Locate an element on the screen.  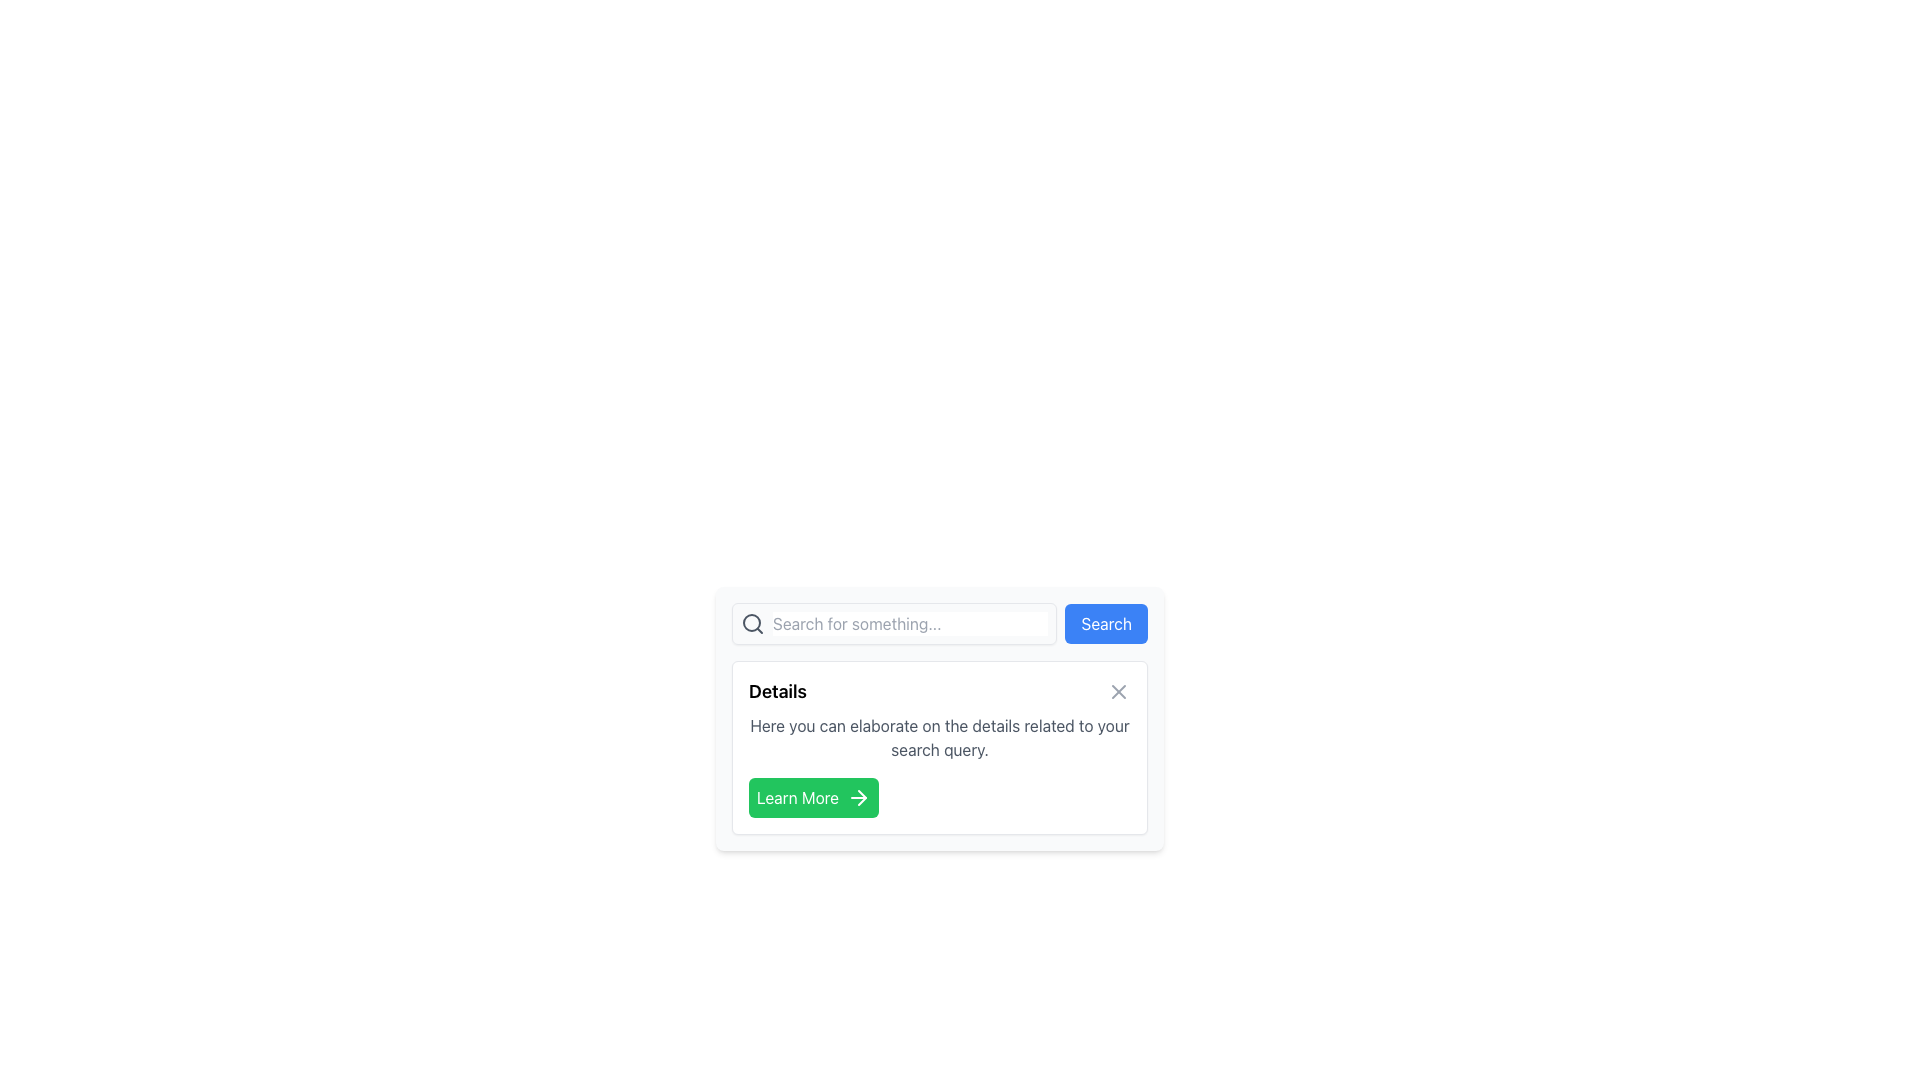
the rightward-pointing arrow icon adjacent to the 'Learn More' button for potential UI effects is located at coordinates (859, 797).